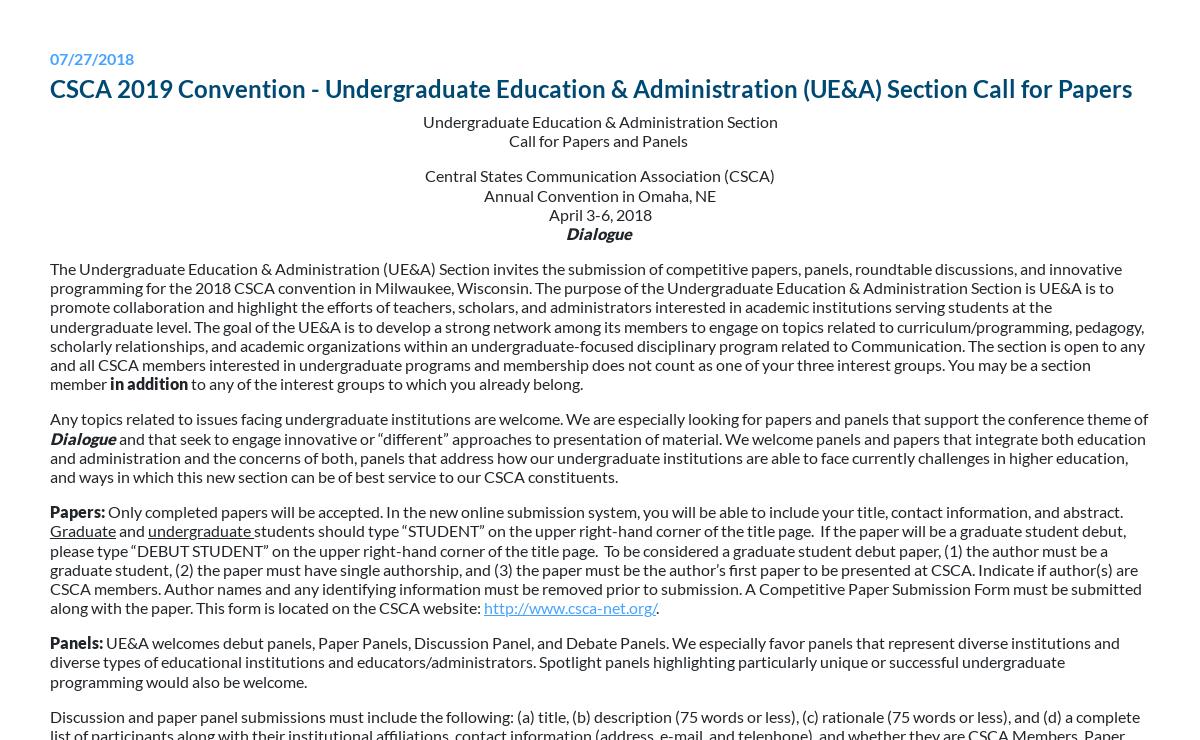 This screenshot has height=740, width=1200. I want to click on 'to any of the interest groups to which you already belong.', so click(187, 382).